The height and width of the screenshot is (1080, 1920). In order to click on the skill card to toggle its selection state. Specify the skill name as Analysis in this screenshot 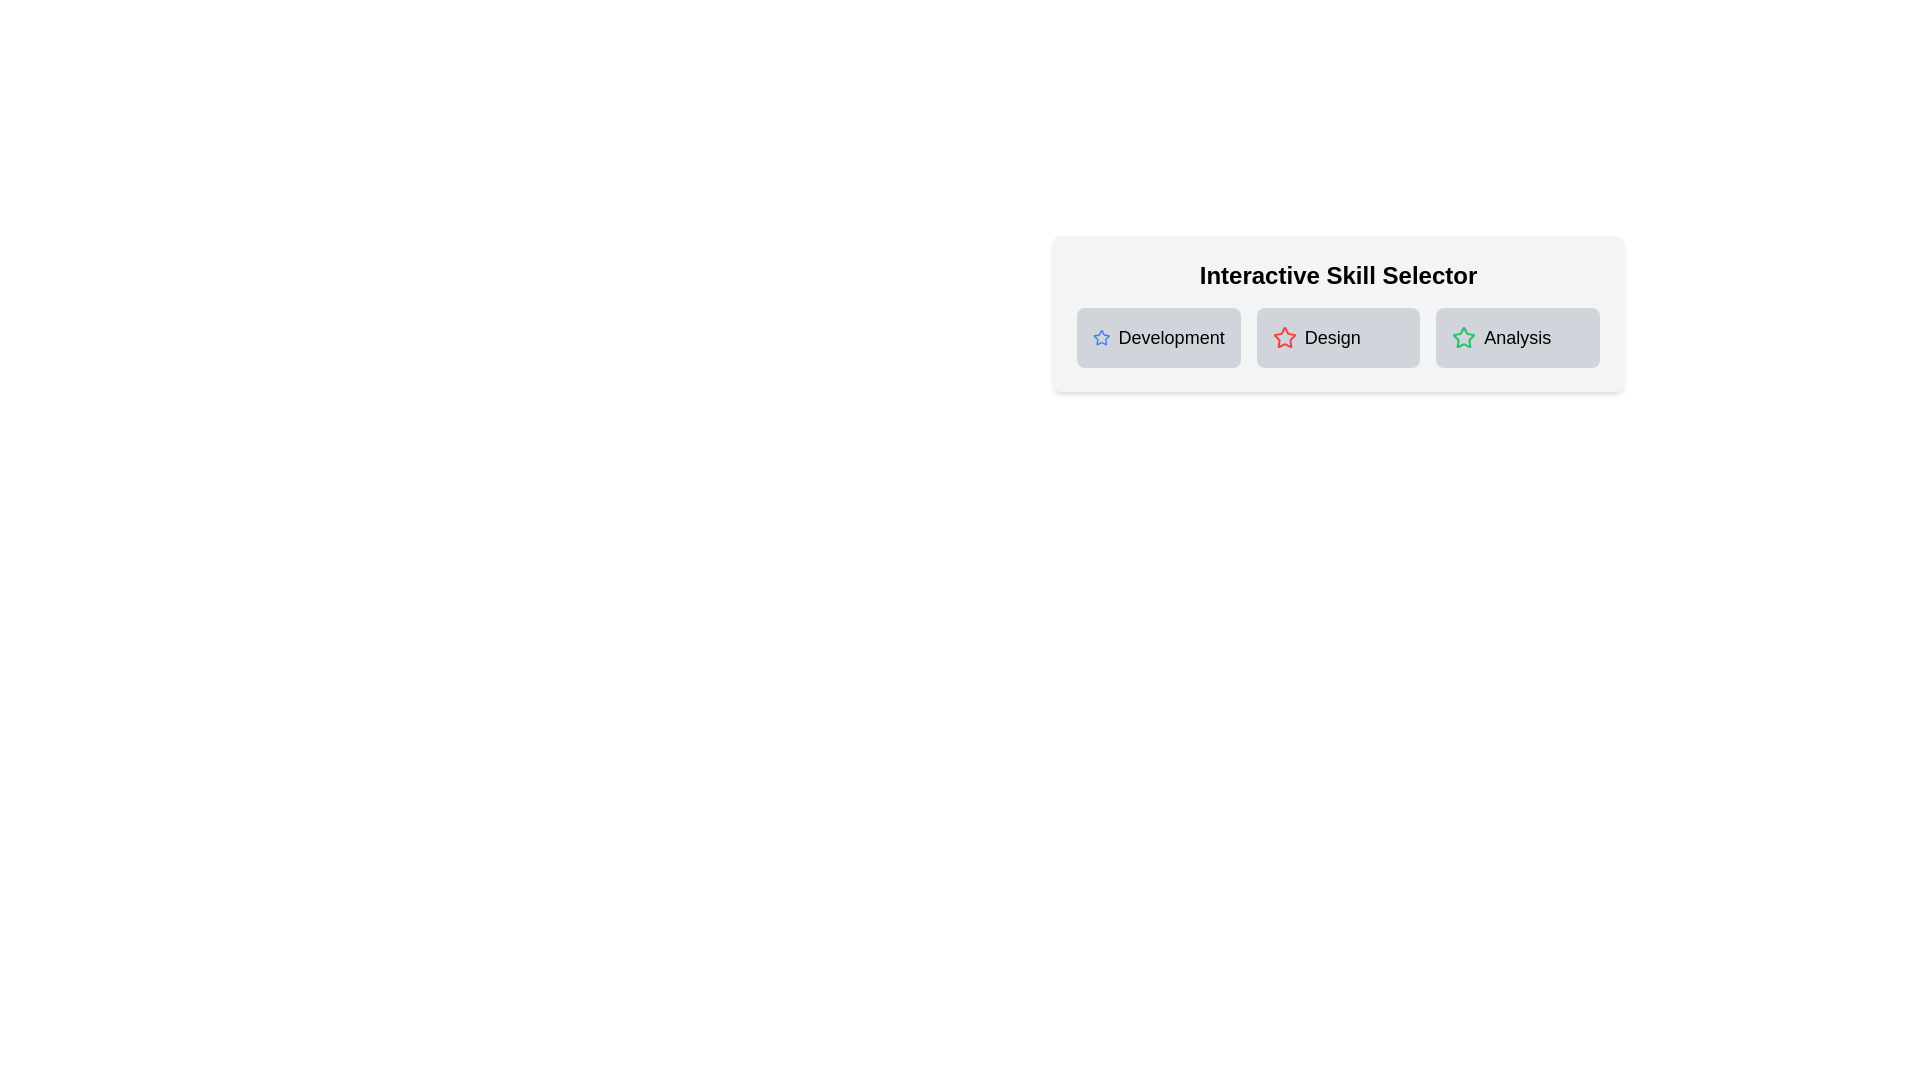, I will do `click(1518, 337)`.